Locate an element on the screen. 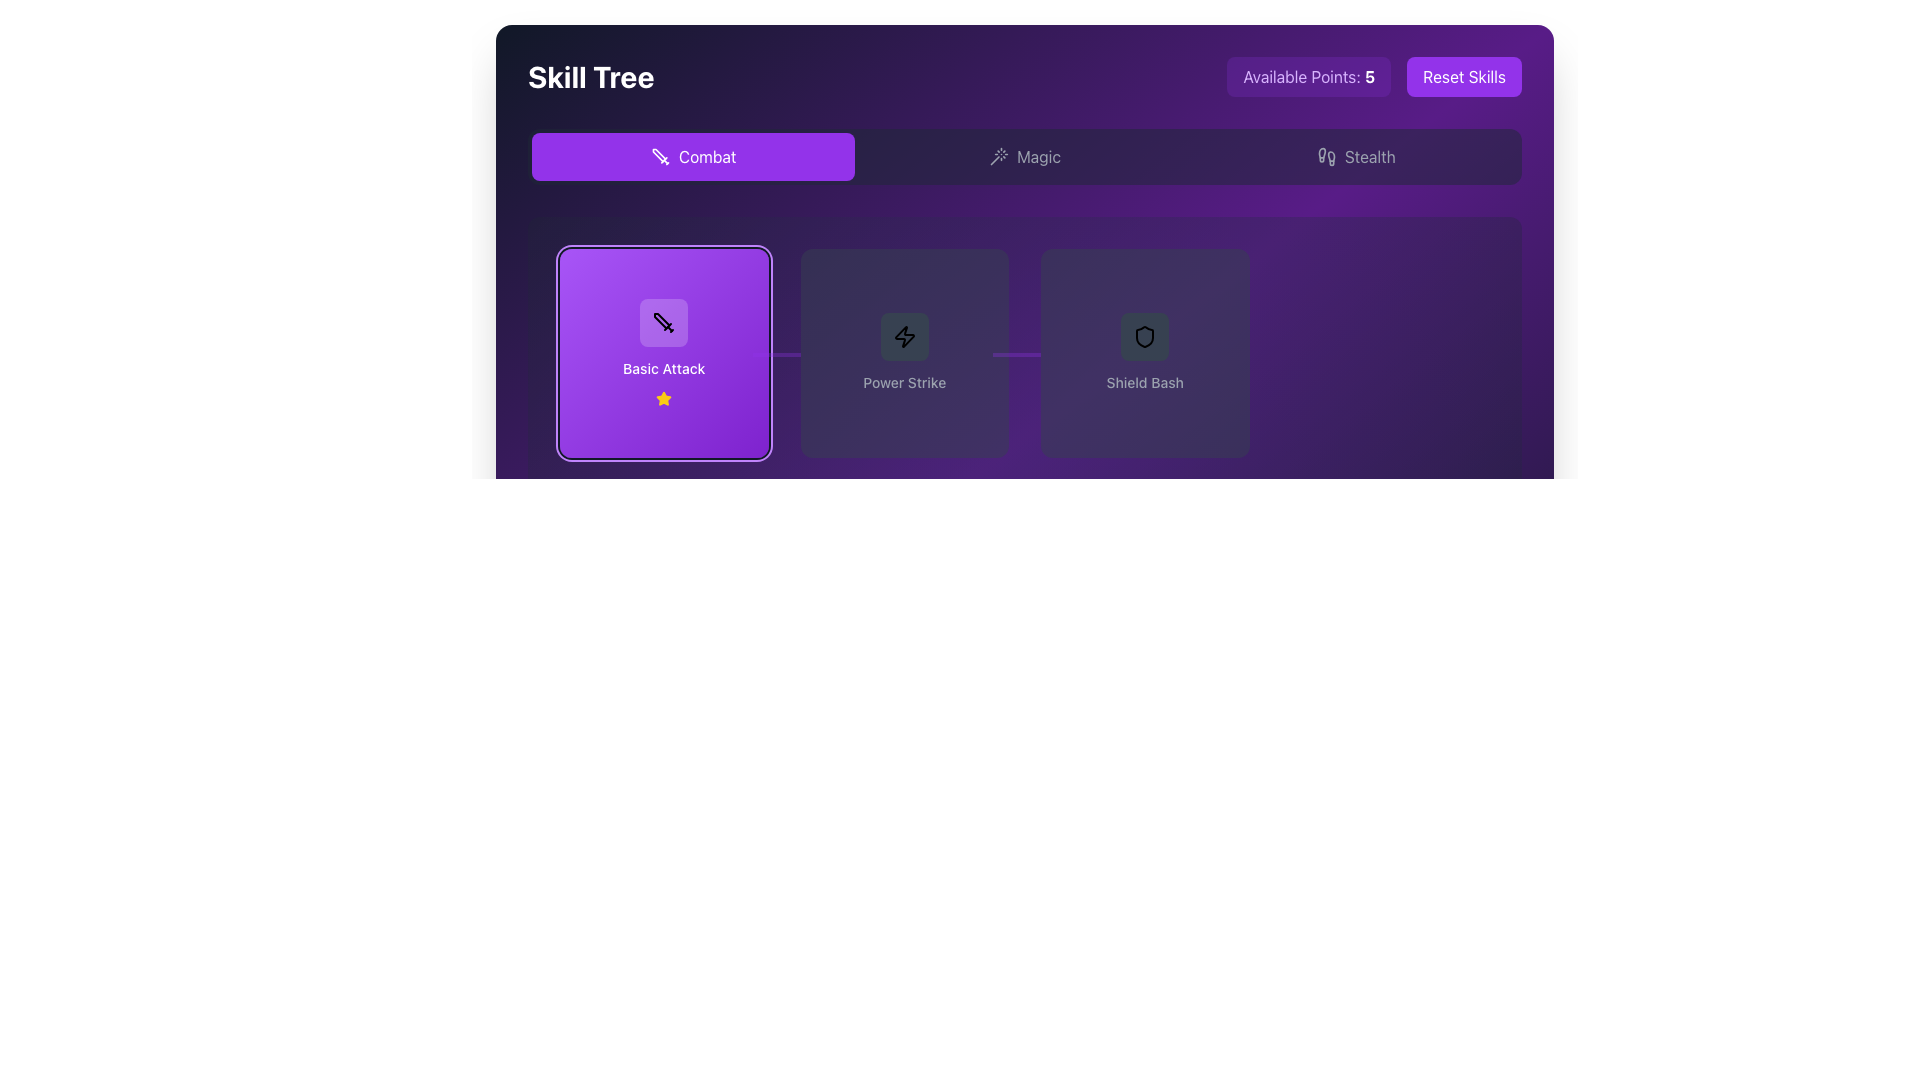 The height and width of the screenshot is (1080, 1920). the Connector line that visually connects the 'Power Strike' and 'Shield Bash' buttons in the skill tree layout is located at coordinates (1017, 353).